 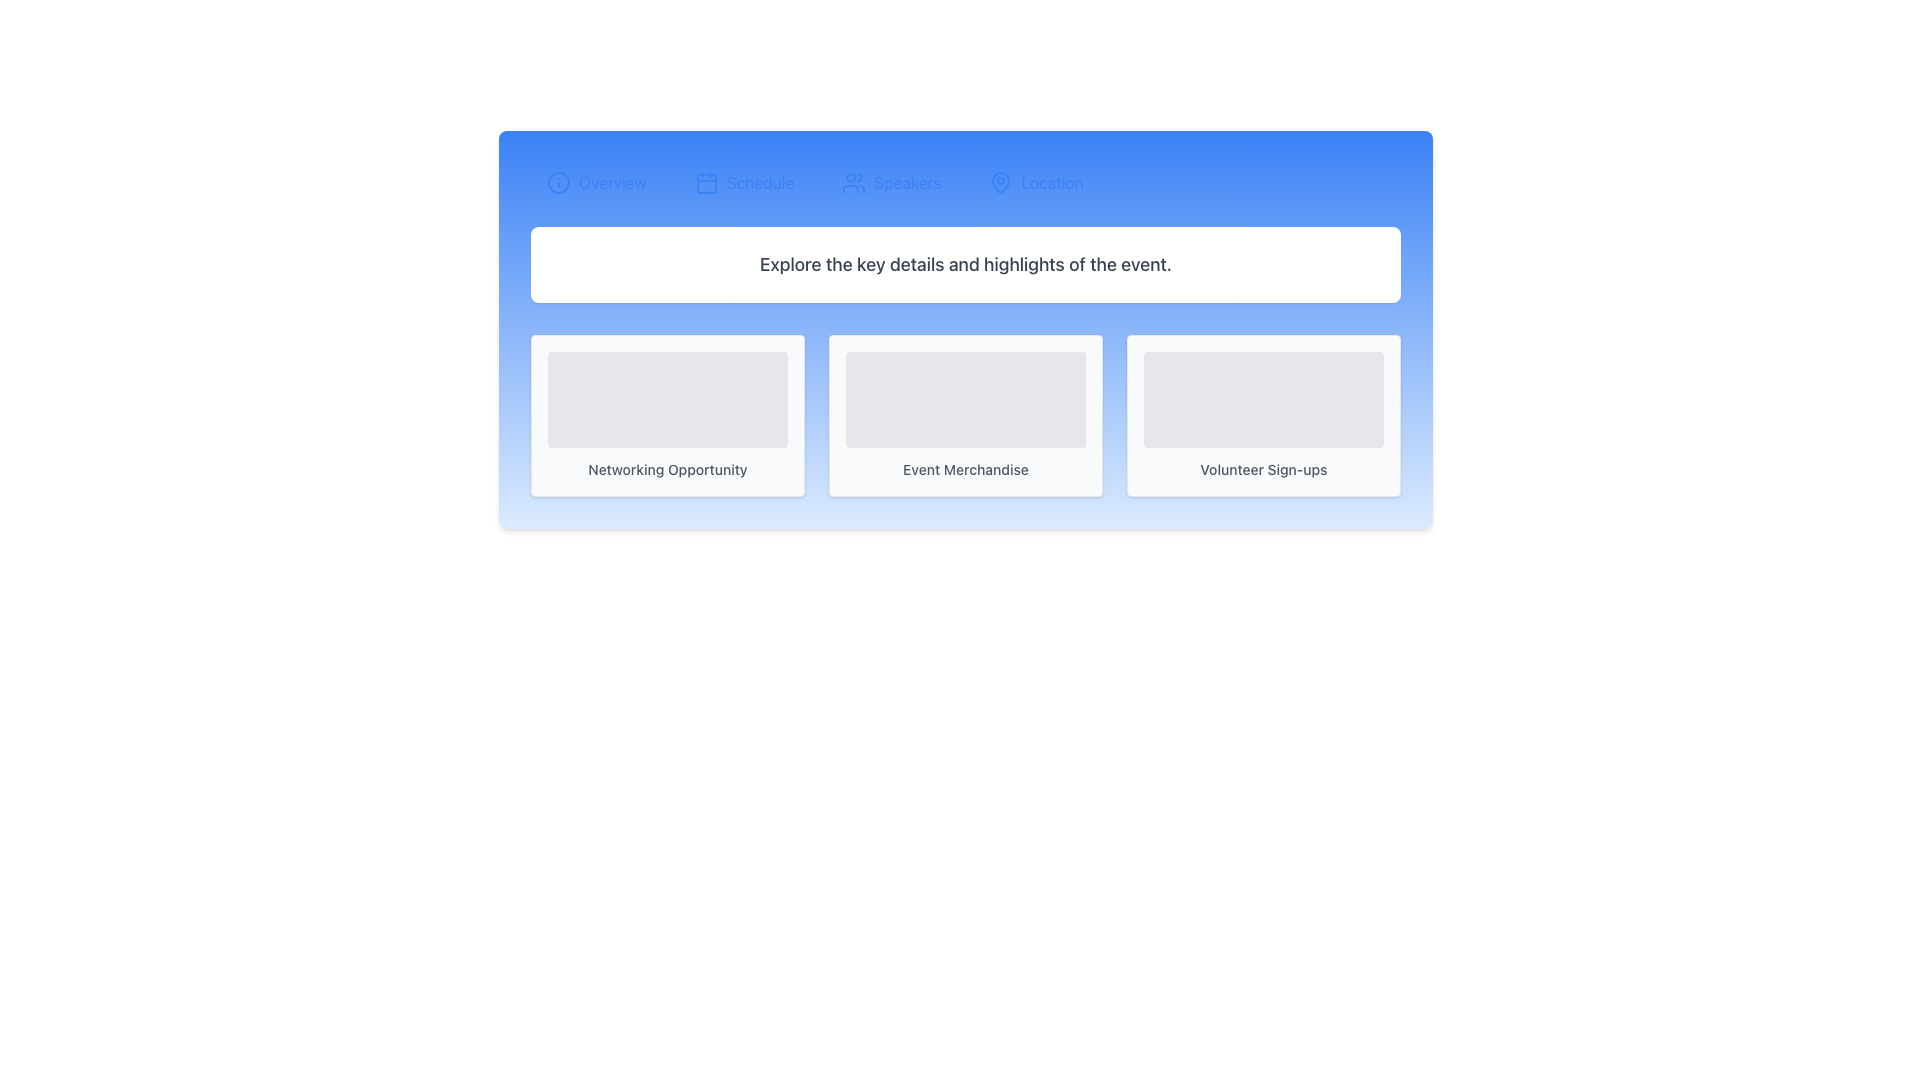 What do you see at coordinates (1051, 182) in the screenshot?
I see `the 'Location' navigation tab in the top menu bar` at bounding box center [1051, 182].